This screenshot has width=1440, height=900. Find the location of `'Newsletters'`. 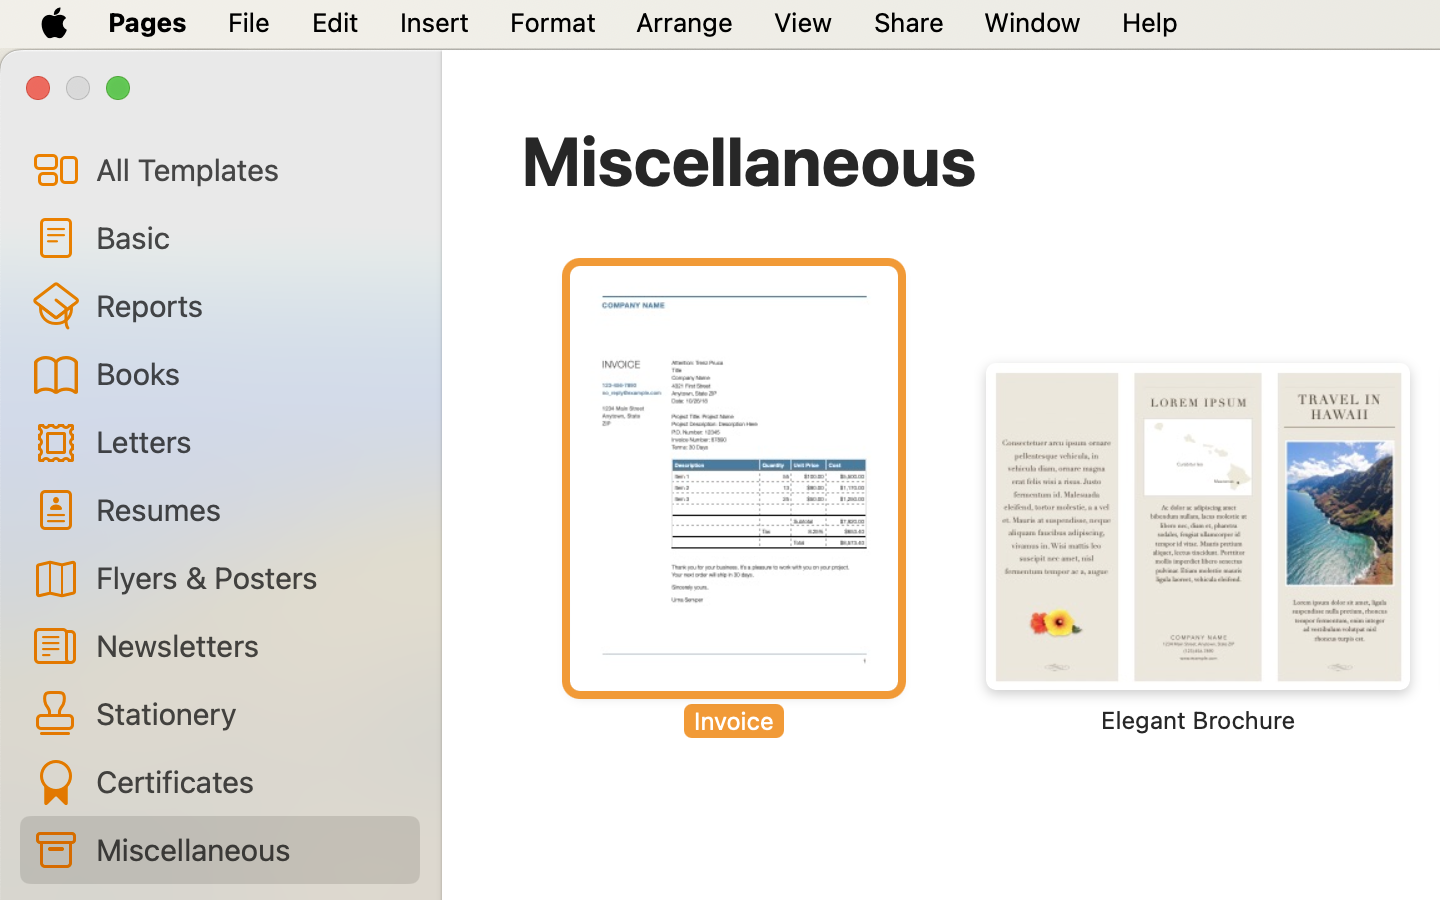

'Newsletters' is located at coordinates (248, 645).